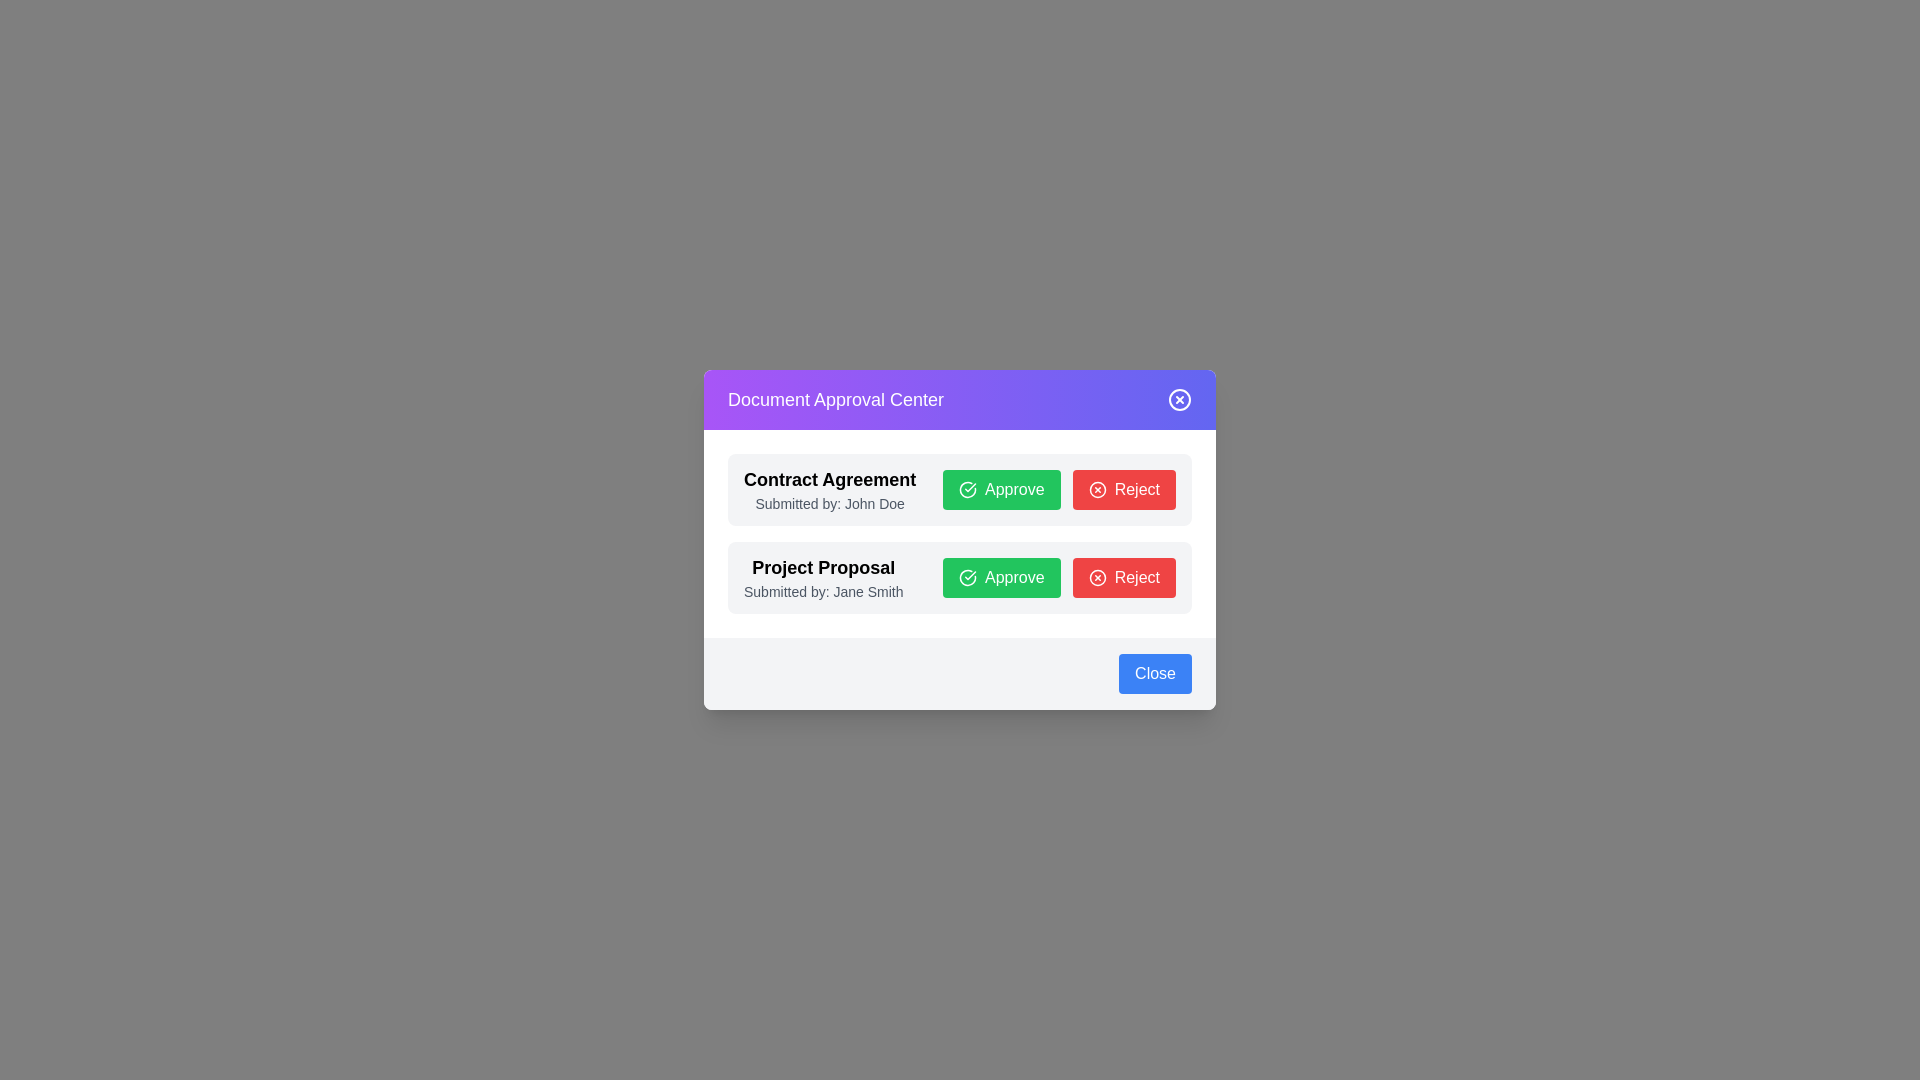 This screenshot has height=1080, width=1920. Describe the element at coordinates (968, 489) in the screenshot. I see `the approval icon located inside the 'Approve' button, which is positioned to the right of the 'Contract Agreement' text and above the 'Reject' button` at that location.